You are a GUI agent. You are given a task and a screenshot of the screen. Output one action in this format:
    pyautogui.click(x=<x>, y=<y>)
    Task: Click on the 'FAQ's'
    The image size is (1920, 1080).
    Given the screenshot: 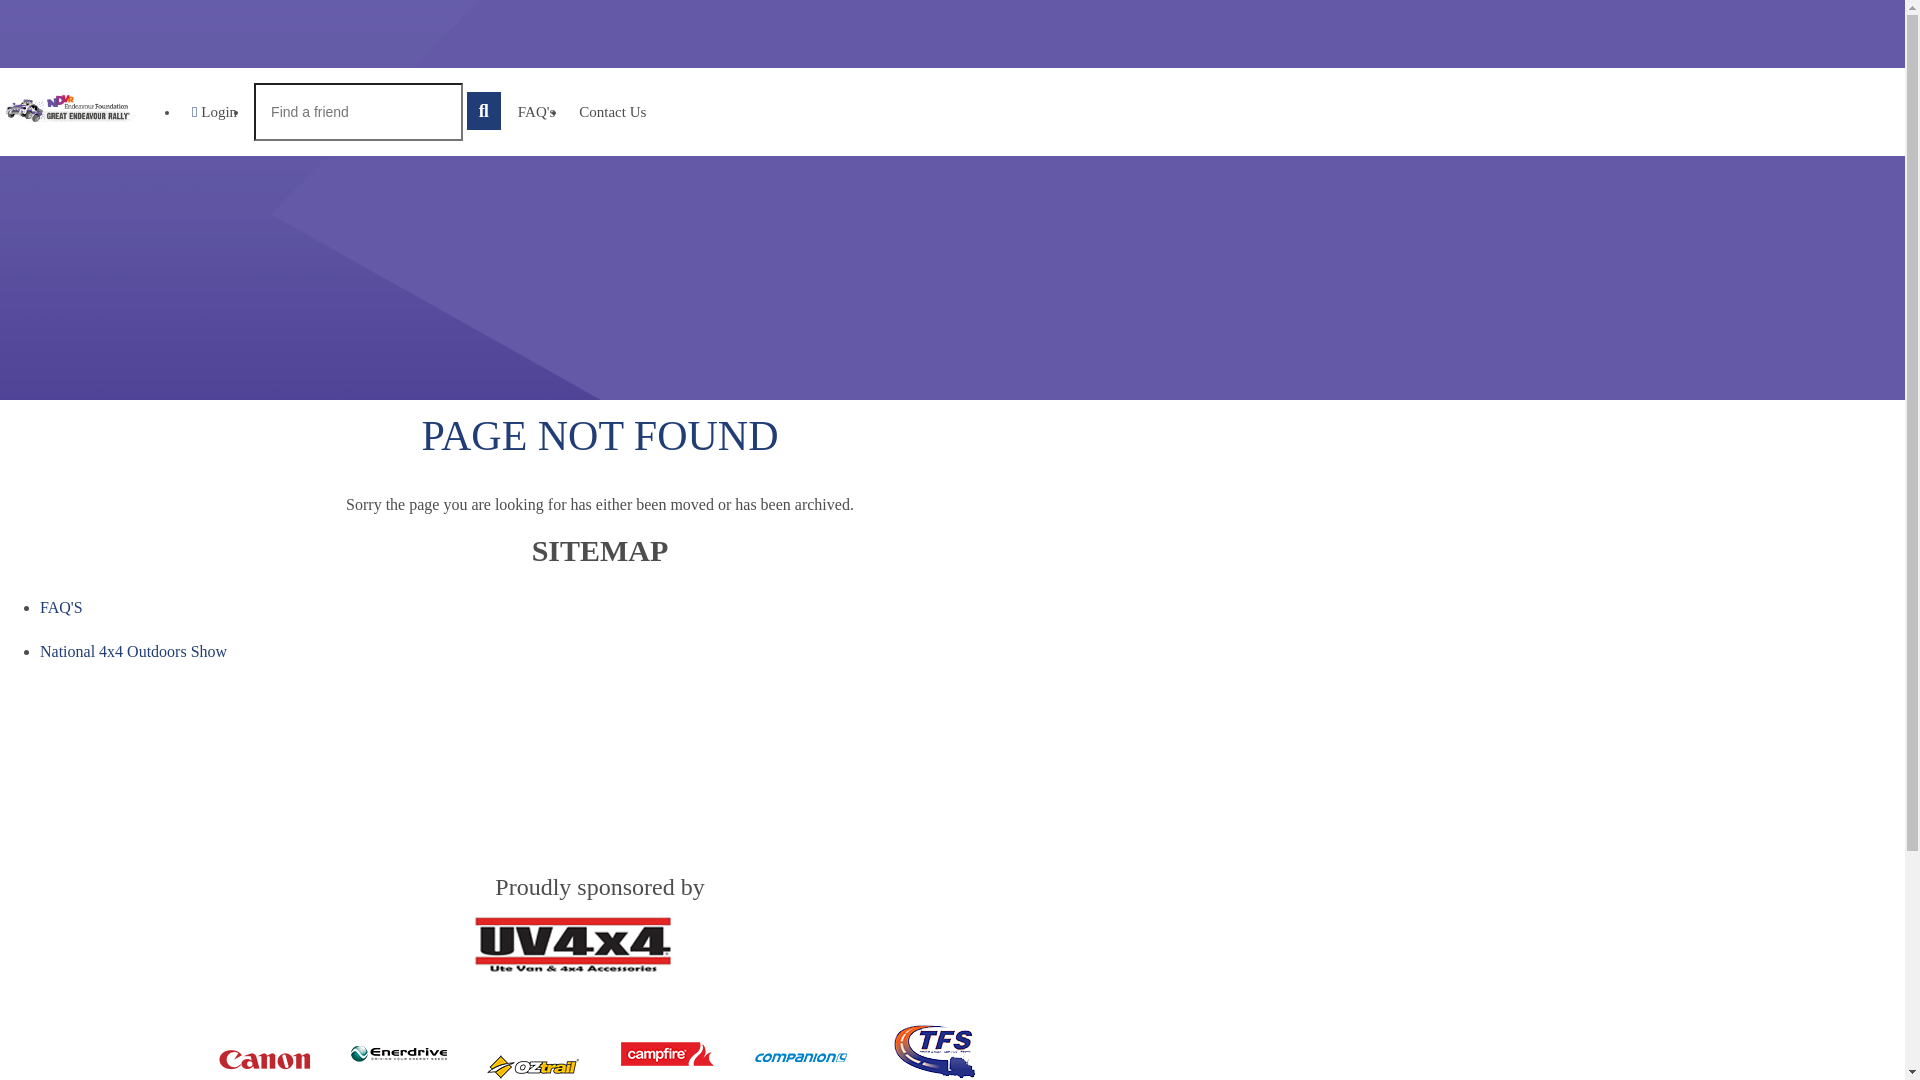 What is the action you would take?
    pyautogui.click(x=536, y=111)
    